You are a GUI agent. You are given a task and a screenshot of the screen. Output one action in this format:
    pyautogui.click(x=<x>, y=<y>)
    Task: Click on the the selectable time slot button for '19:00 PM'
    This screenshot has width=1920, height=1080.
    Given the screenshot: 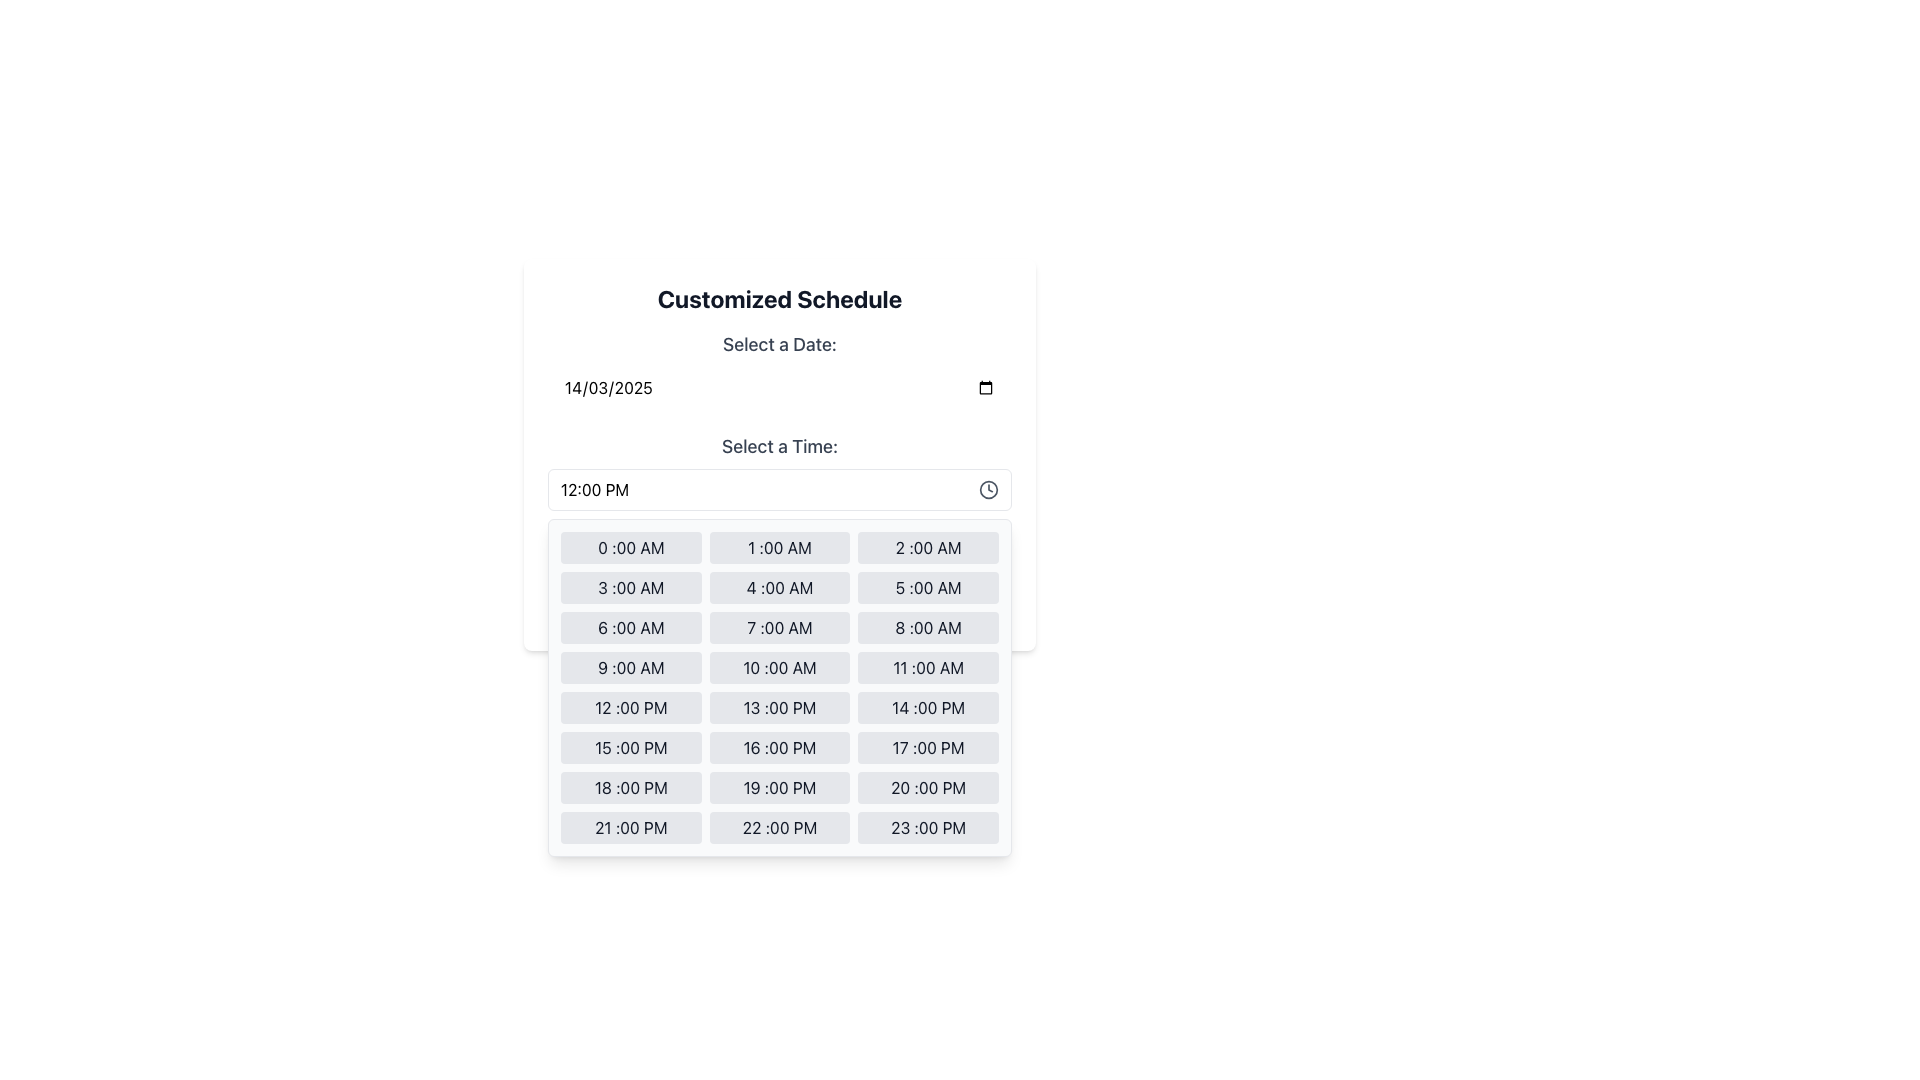 What is the action you would take?
    pyautogui.click(x=778, y=786)
    